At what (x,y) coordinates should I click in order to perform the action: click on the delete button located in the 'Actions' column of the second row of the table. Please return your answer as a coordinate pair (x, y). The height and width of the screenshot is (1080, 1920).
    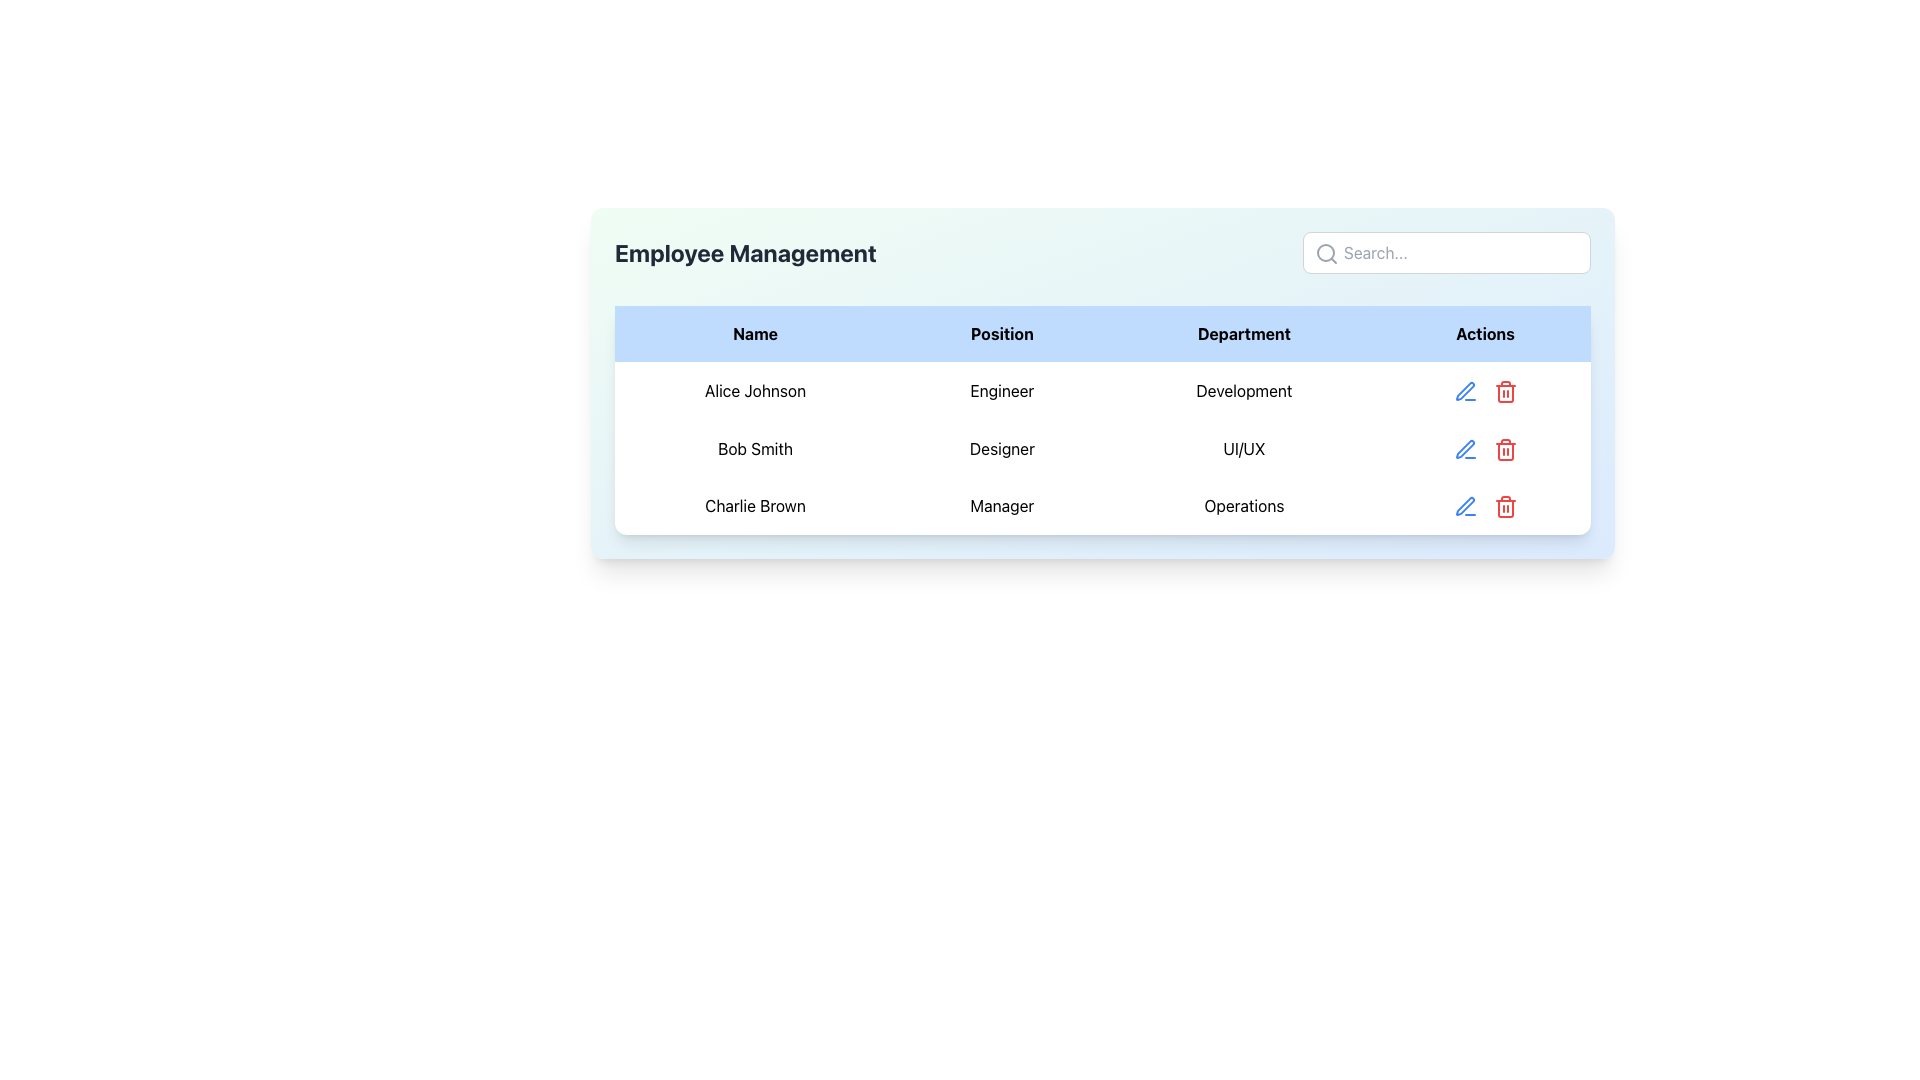
    Looking at the image, I should click on (1505, 447).